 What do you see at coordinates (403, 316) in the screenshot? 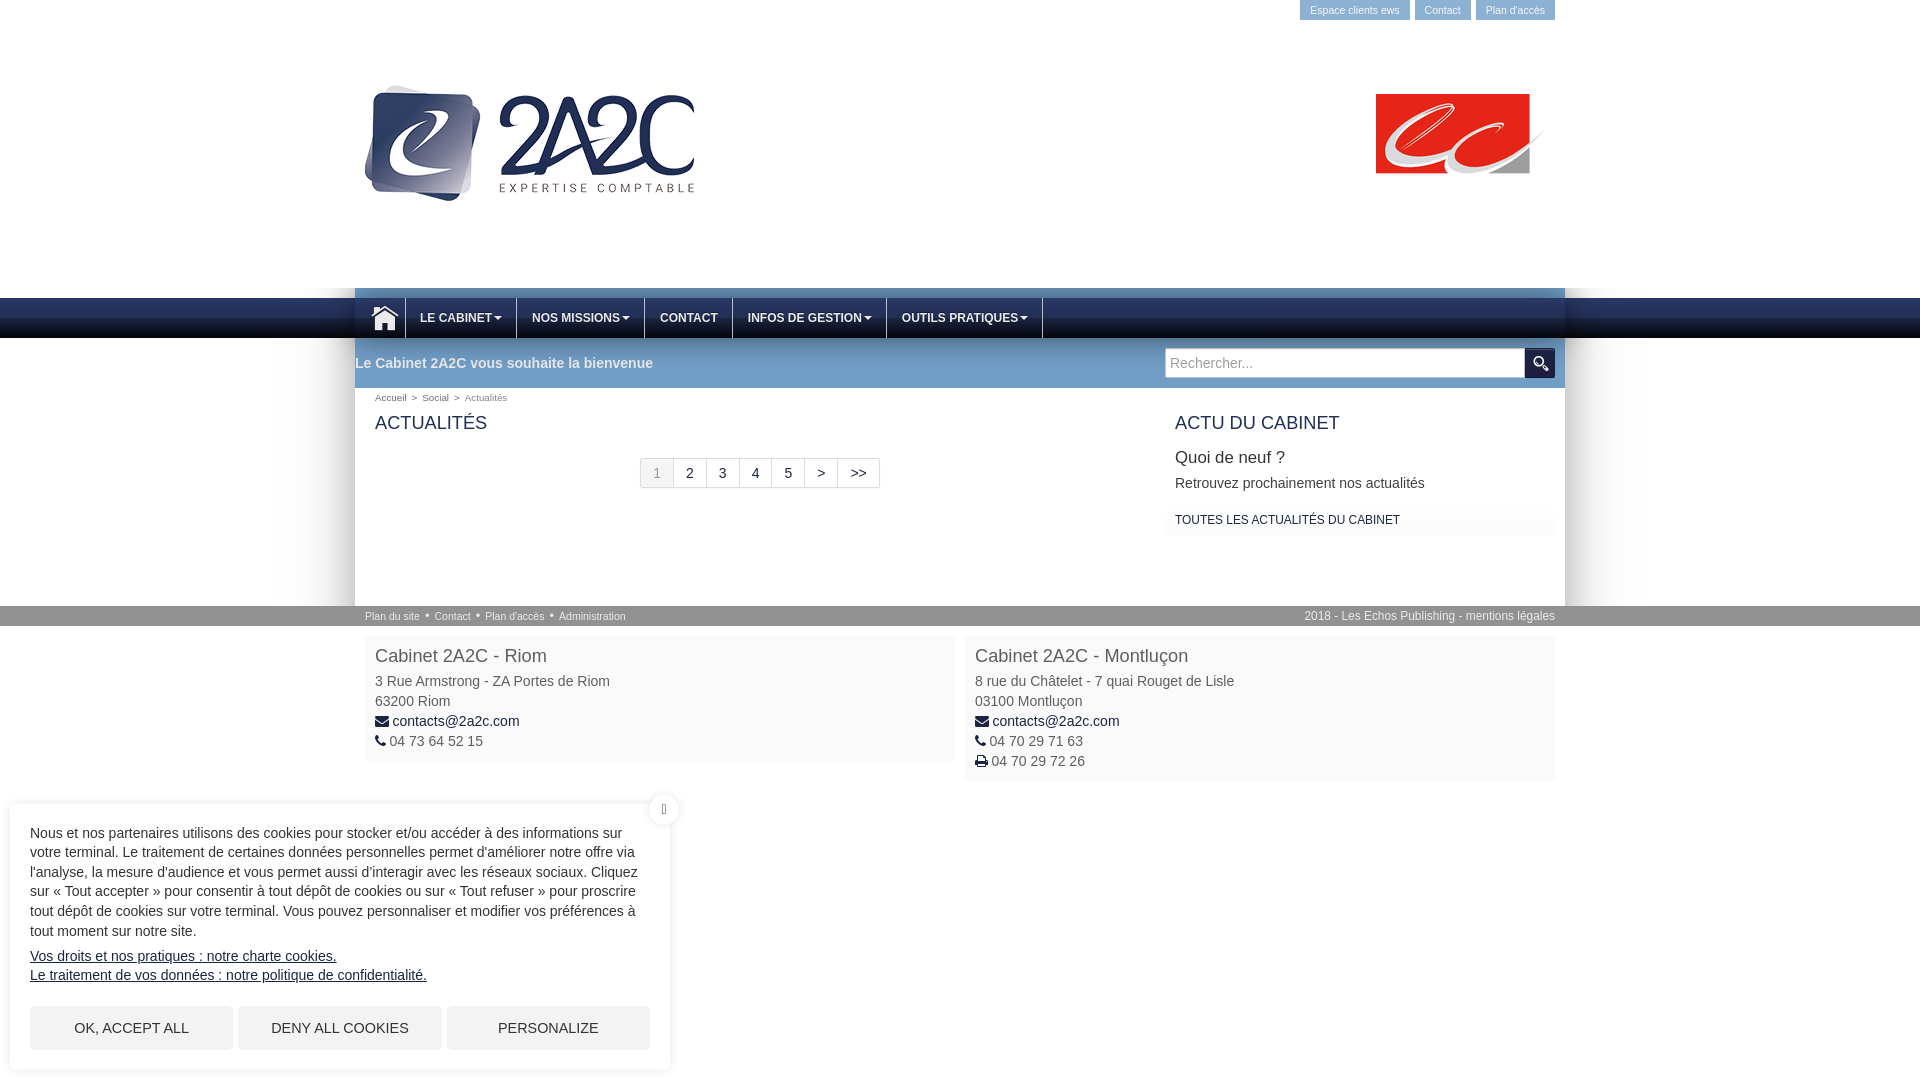
I see `'LE CABINET'` at bounding box center [403, 316].